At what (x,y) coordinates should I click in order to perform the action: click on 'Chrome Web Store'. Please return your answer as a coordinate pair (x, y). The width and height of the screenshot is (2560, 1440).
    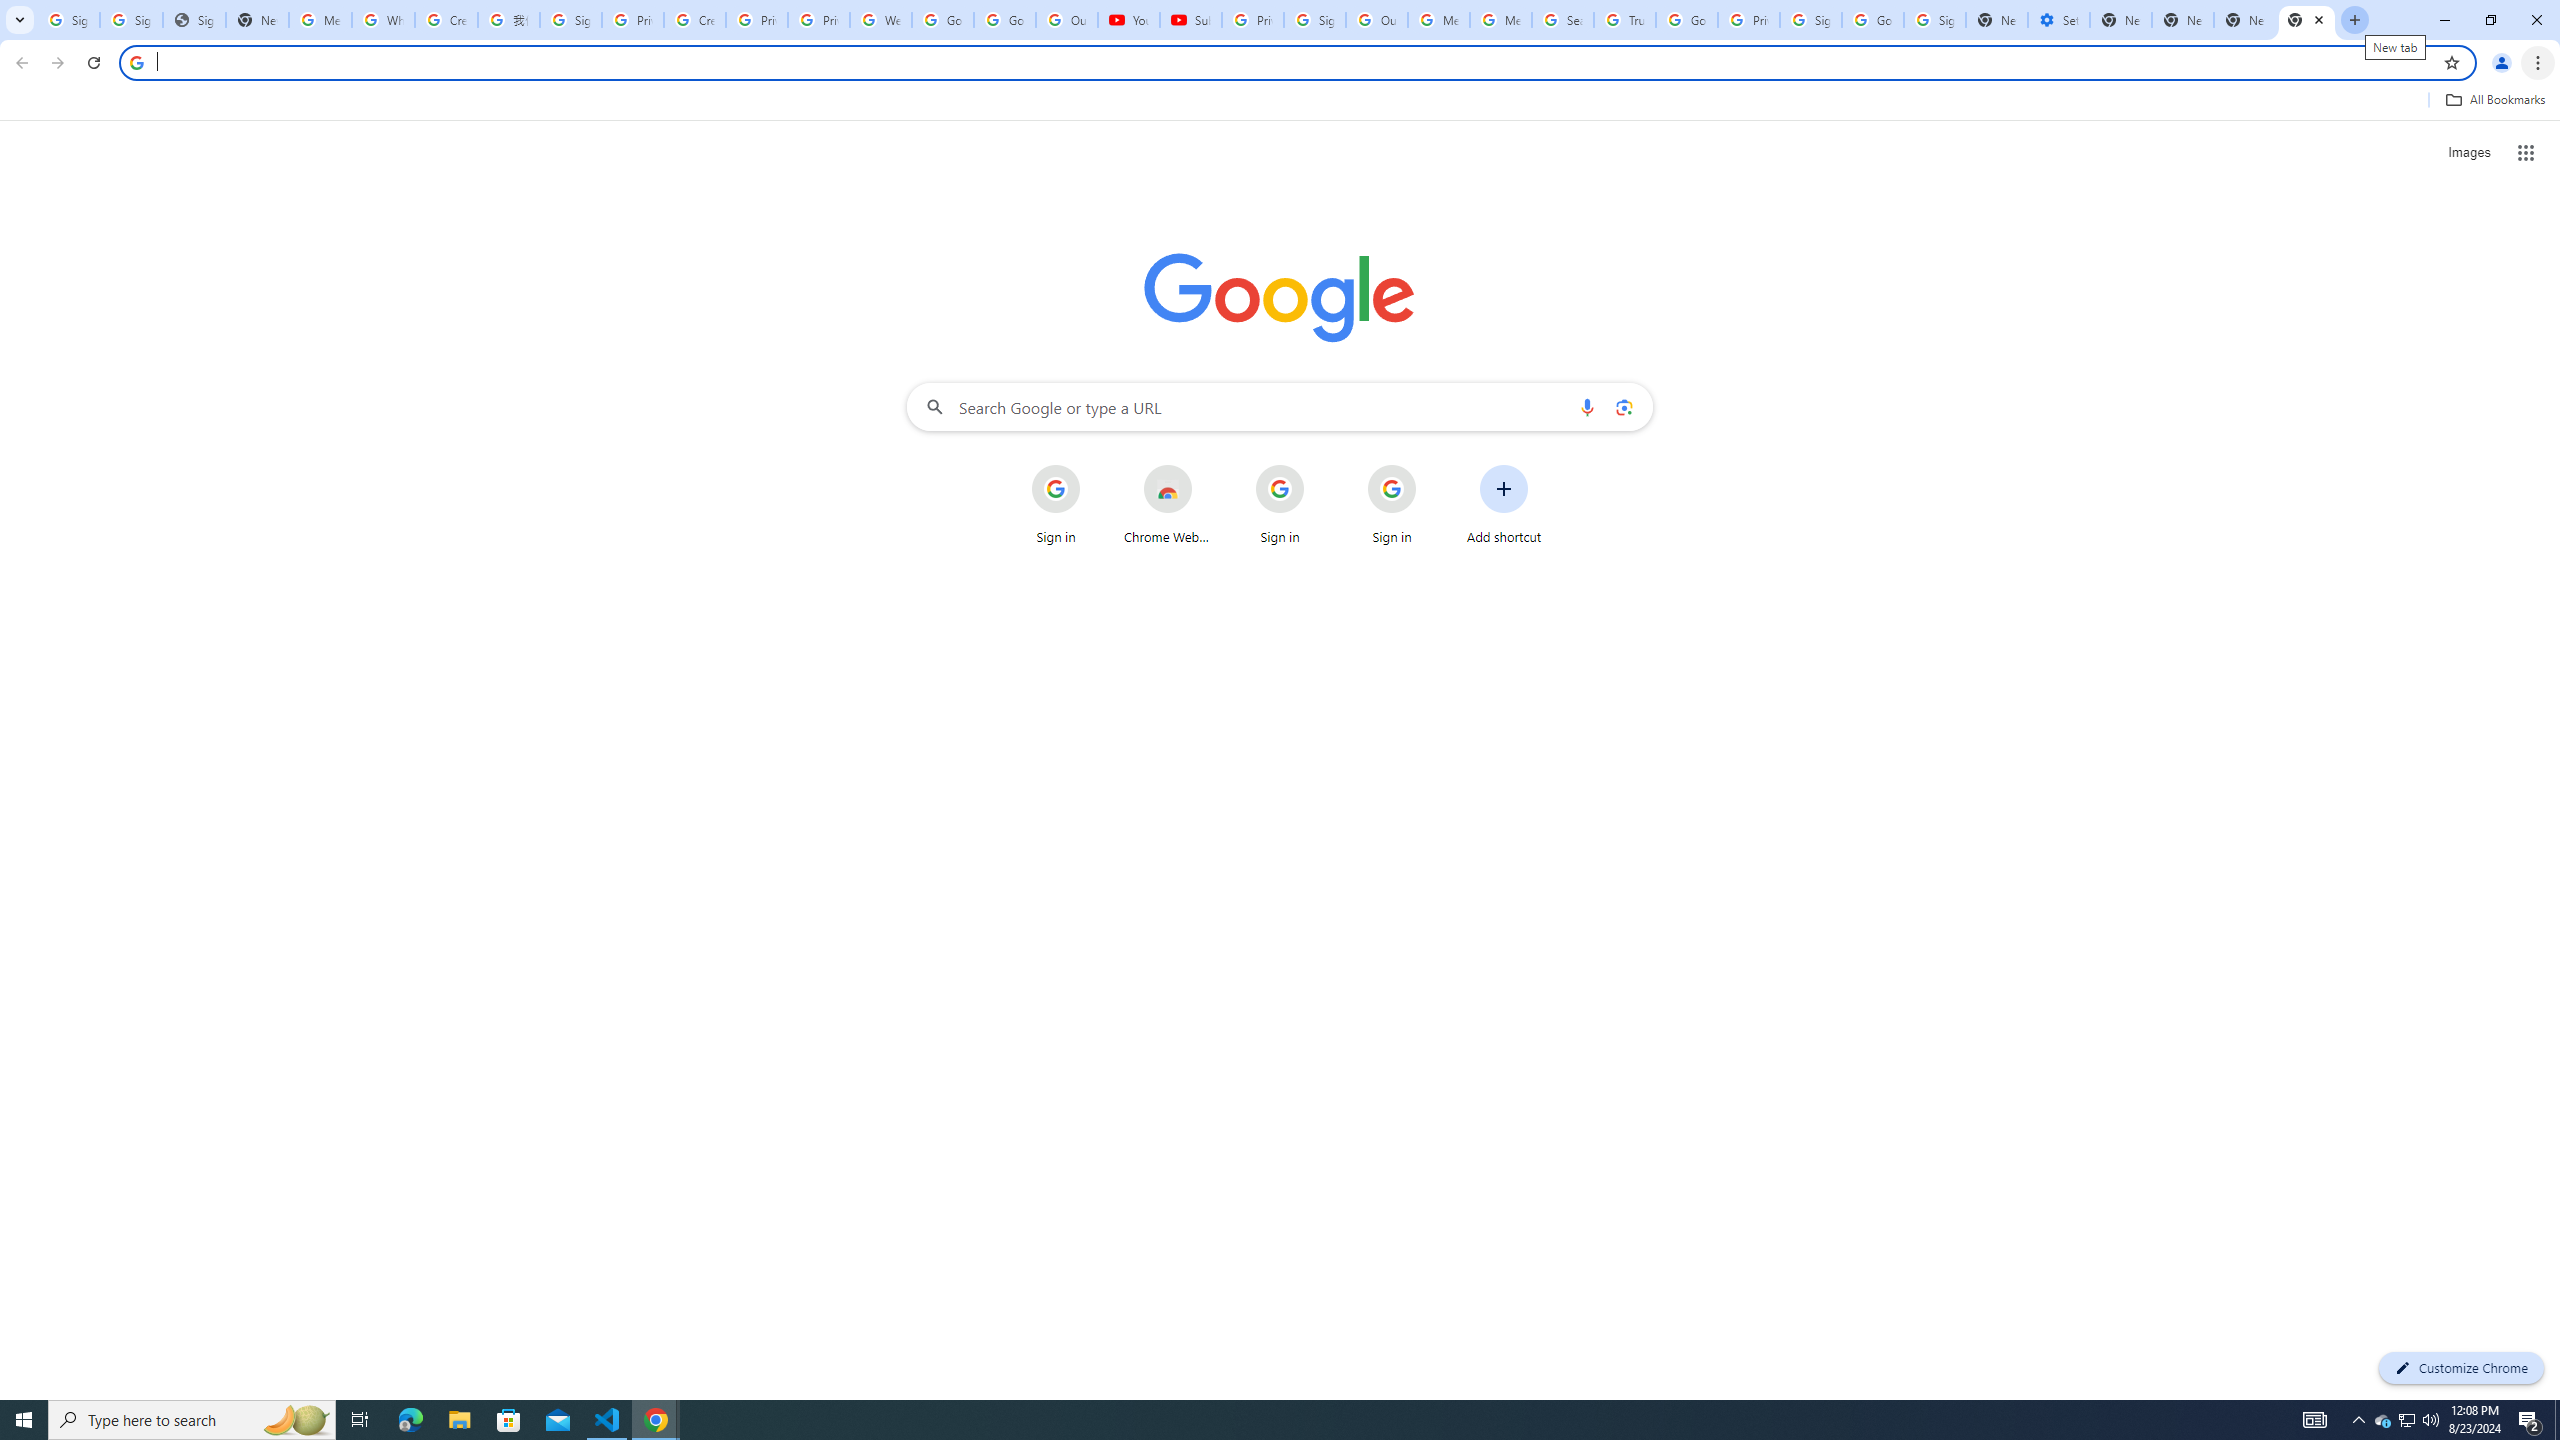
    Looking at the image, I should click on (1166, 505).